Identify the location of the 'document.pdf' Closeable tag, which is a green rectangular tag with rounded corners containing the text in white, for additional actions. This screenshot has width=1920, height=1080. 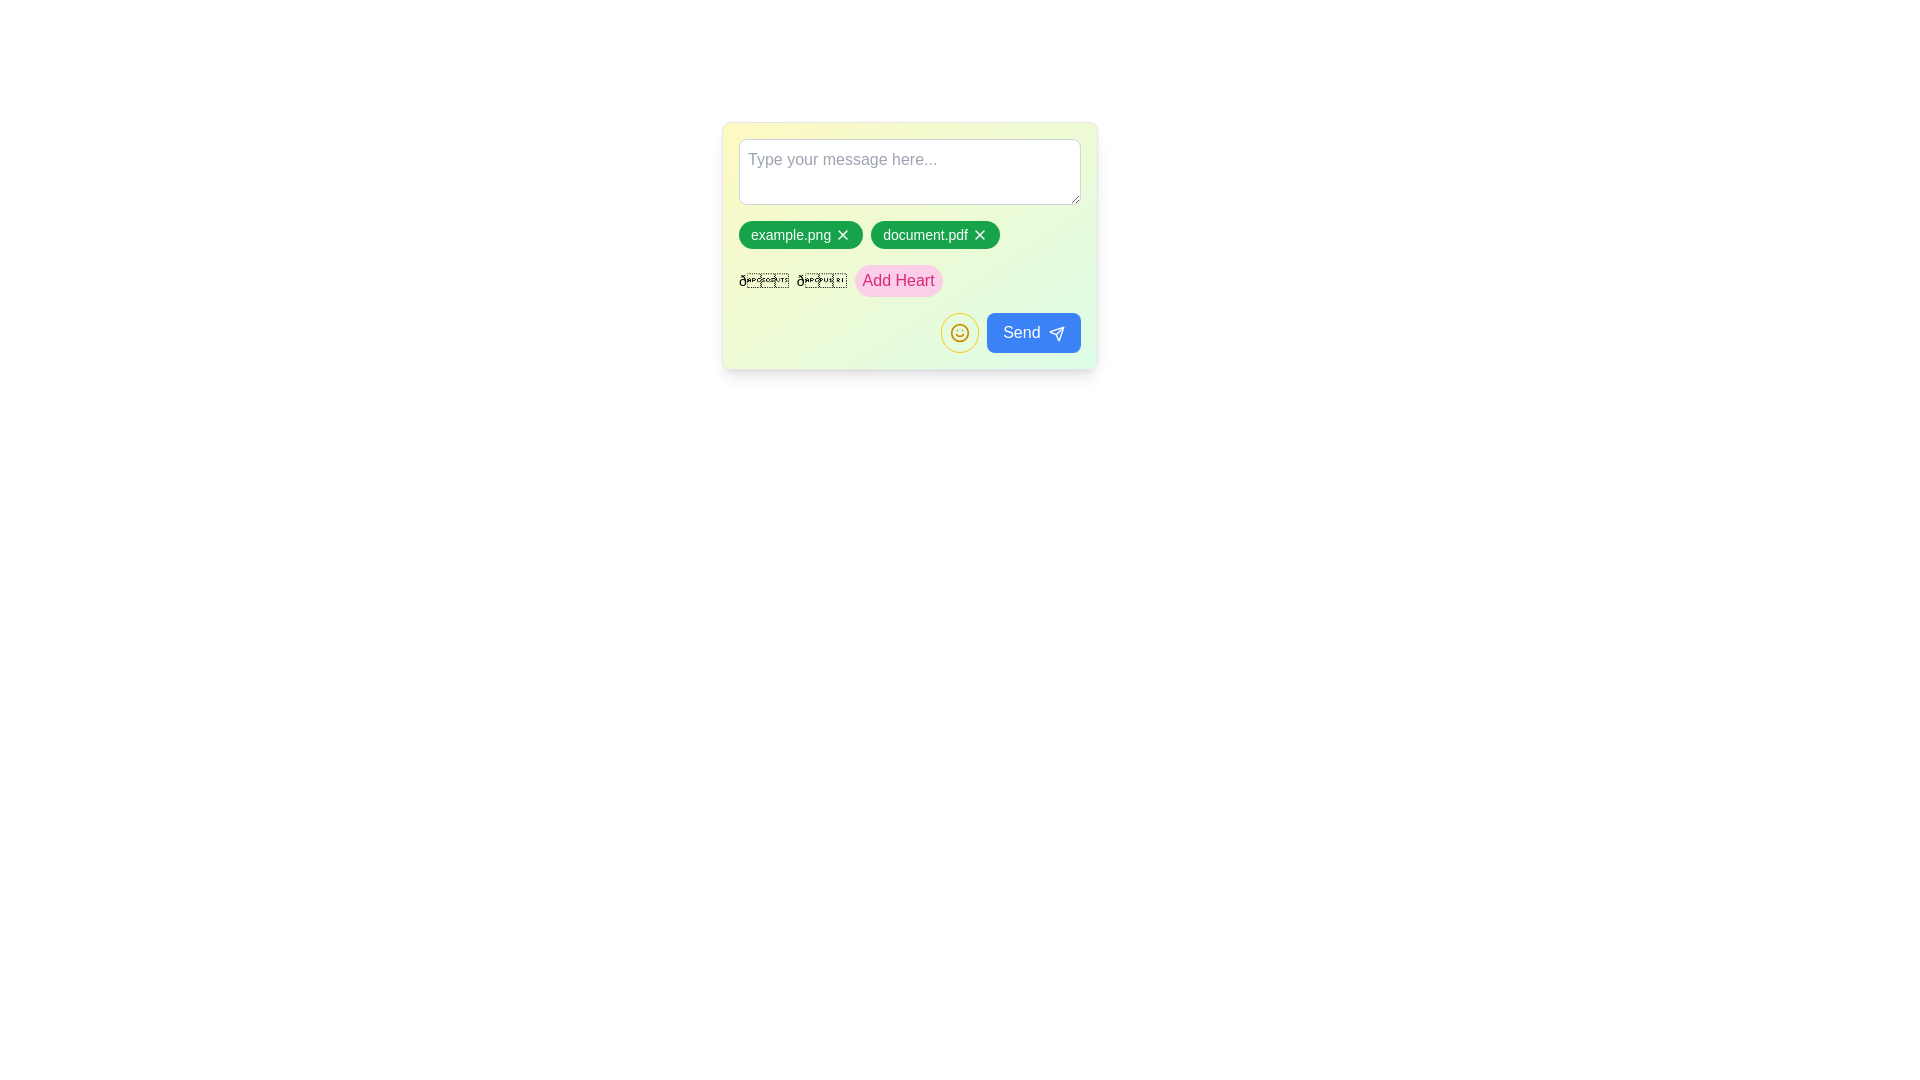
(909, 245).